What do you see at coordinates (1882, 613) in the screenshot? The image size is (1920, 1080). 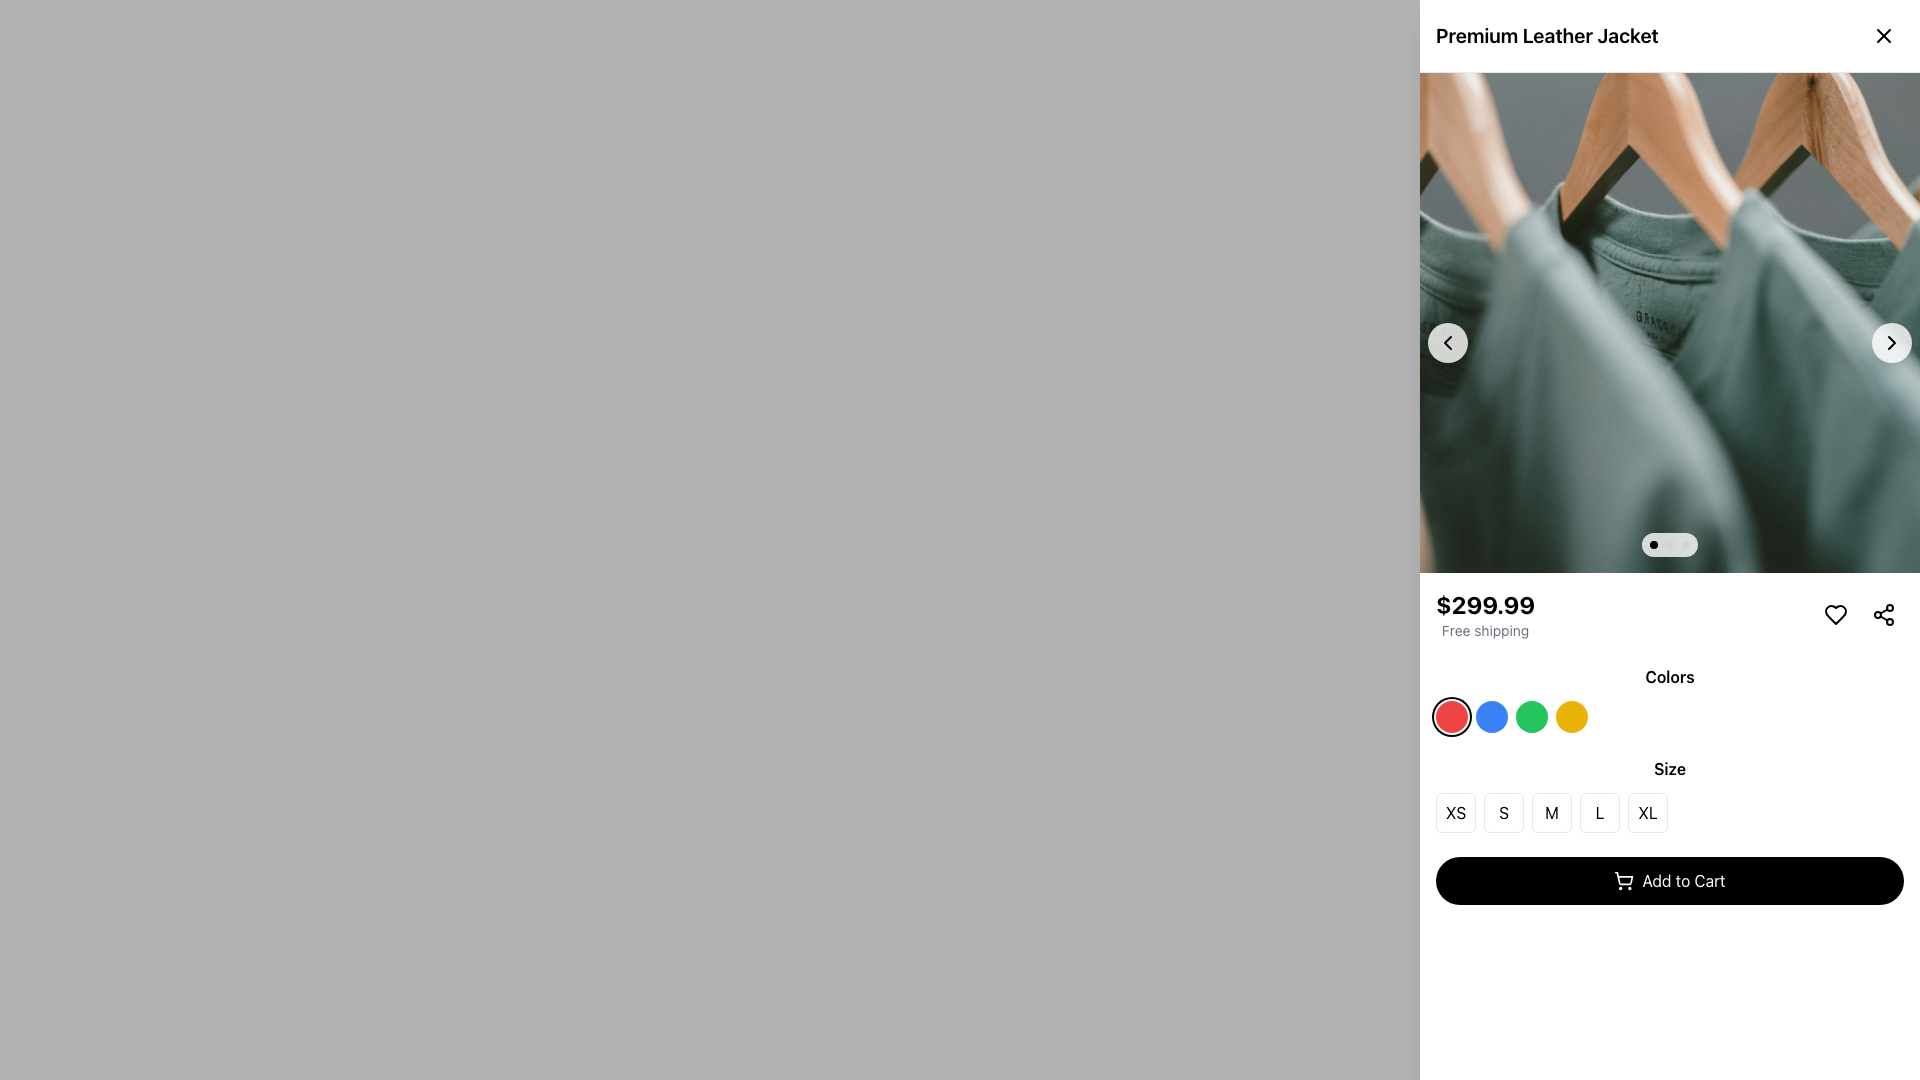 I see `the share button located in the top-right area of the interface, which is the second button in a horizontal group adjacent to a heart icon button` at bounding box center [1882, 613].